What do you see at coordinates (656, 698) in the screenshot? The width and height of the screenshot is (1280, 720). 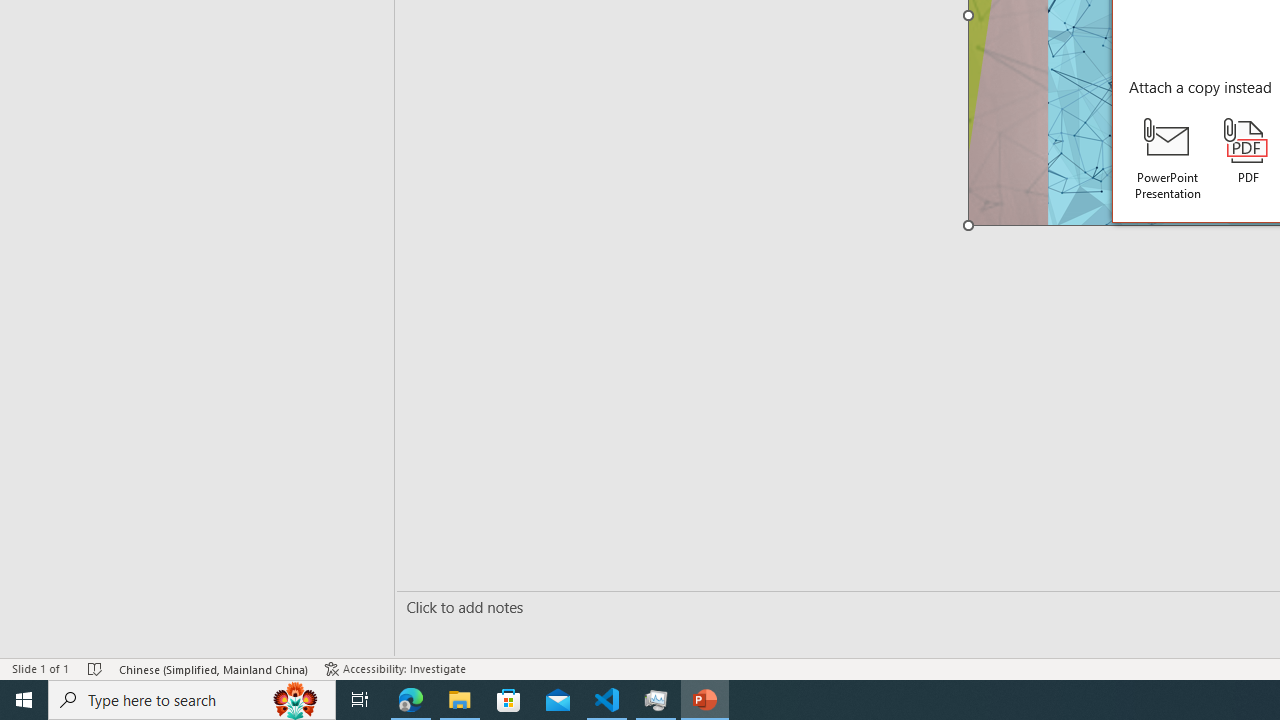 I see `'Task Manager - 1 running window'` at bounding box center [656, 698].